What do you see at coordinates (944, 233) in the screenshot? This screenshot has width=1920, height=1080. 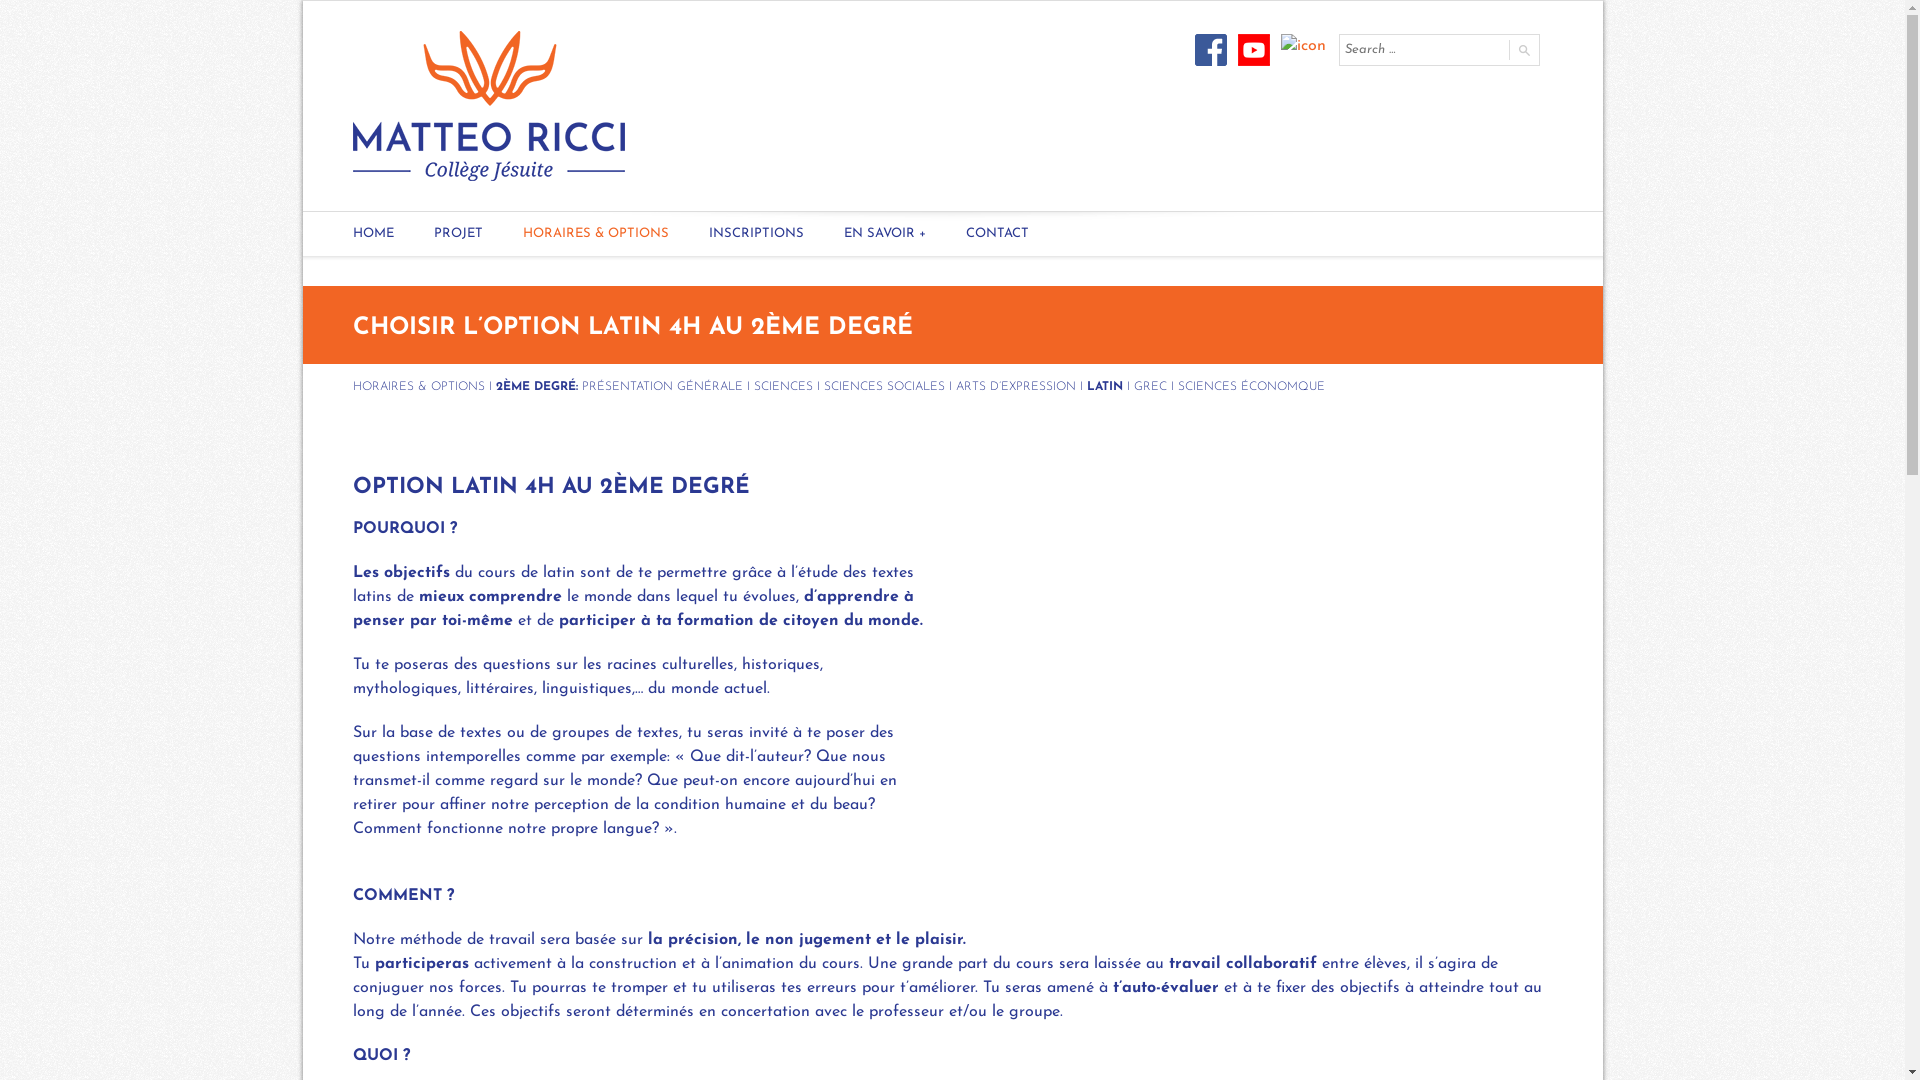 I see `'CONTACT'` at bounding box center [944, 233].